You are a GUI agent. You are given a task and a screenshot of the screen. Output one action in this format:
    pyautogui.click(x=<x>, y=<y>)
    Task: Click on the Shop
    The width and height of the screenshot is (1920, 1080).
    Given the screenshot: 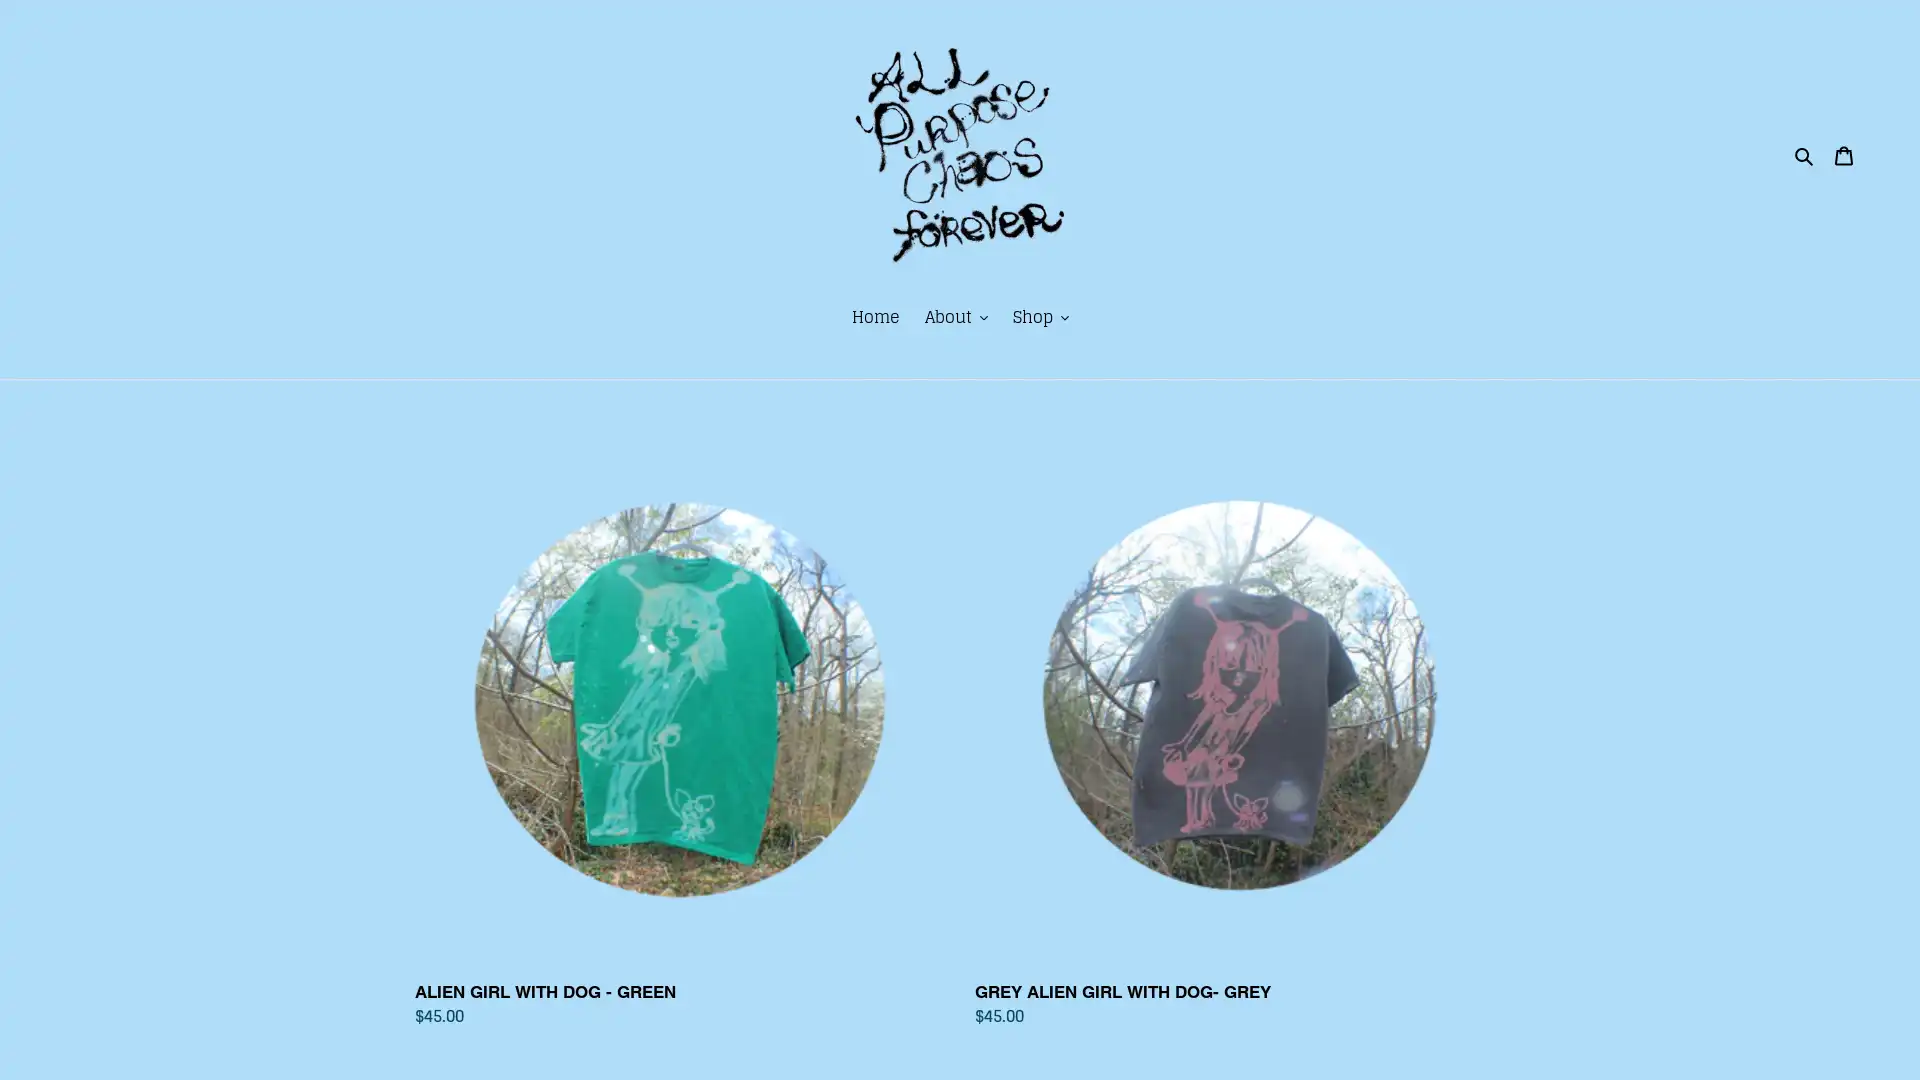 What is the action you would take?
    pyautogui.click(x=1040, y=317)
    